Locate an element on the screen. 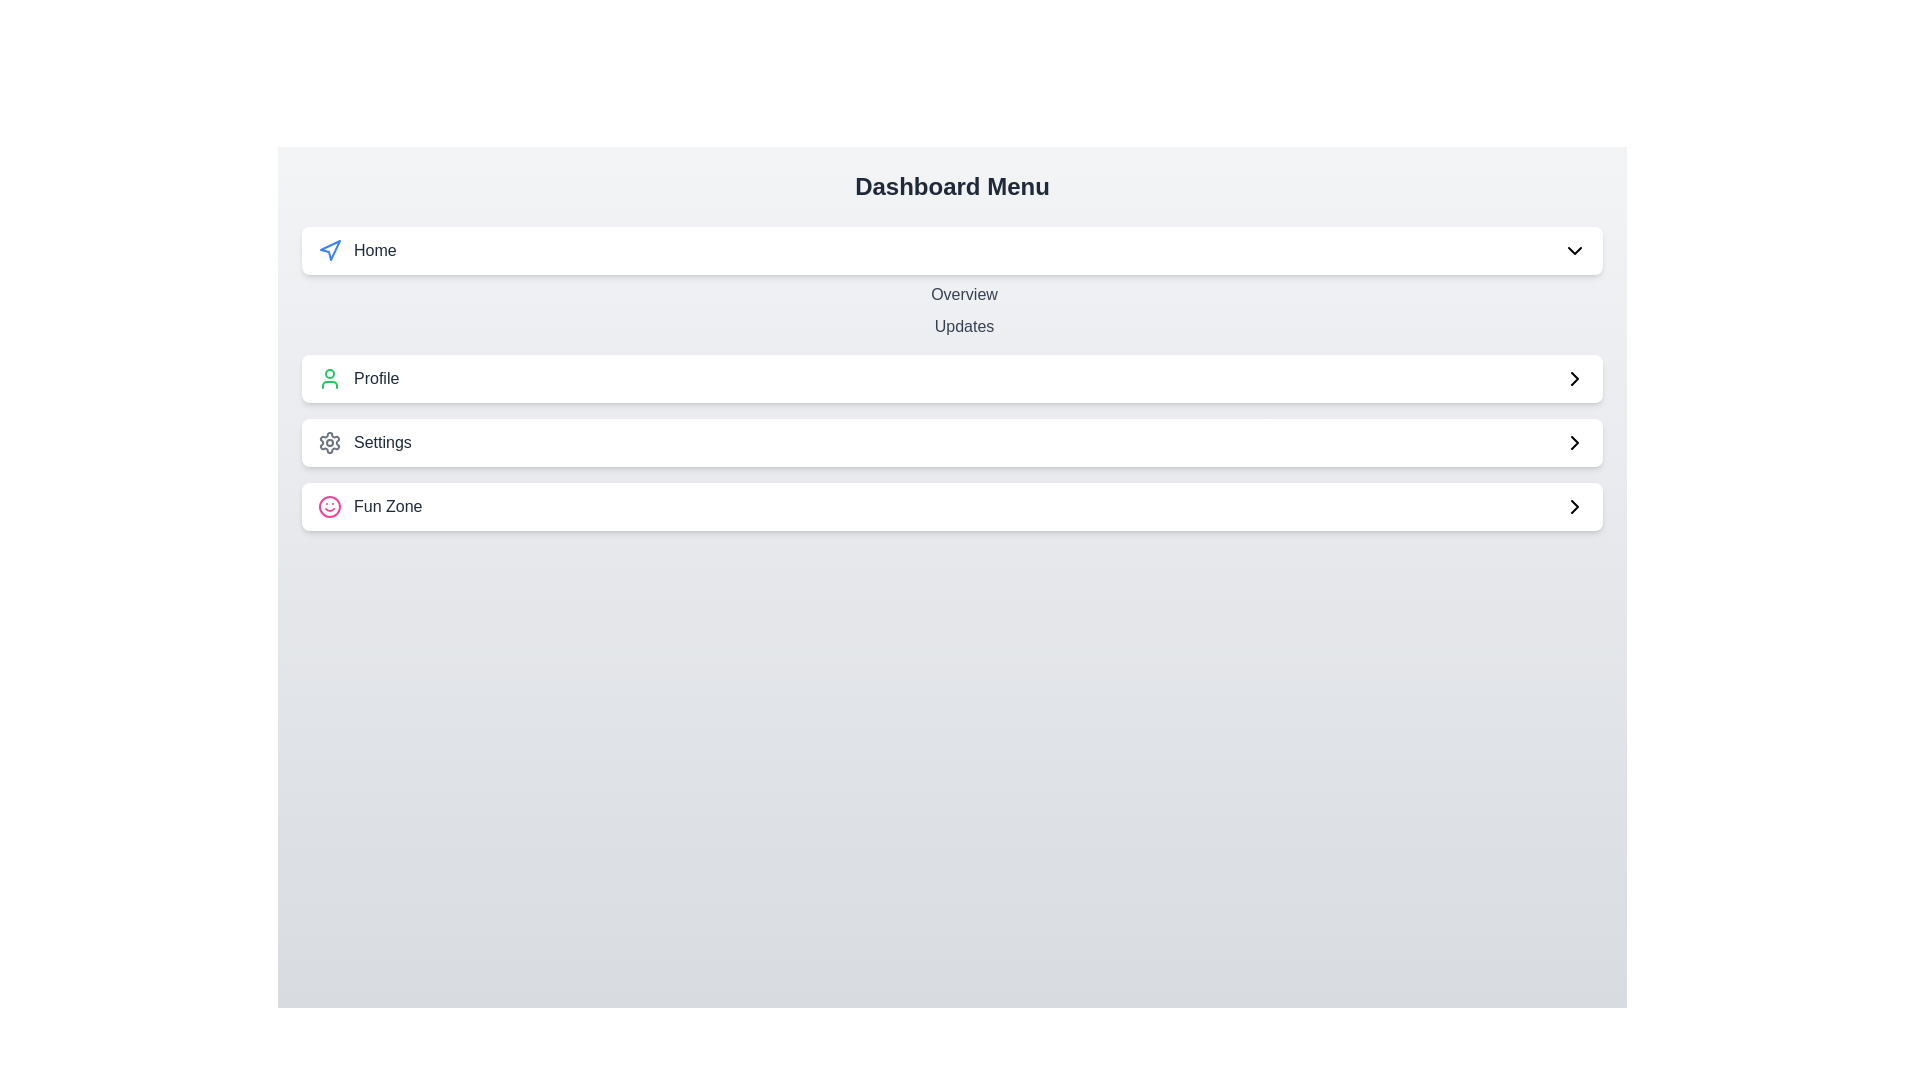 Image resolution: width=1920 pixels, height=1080 pixels. the chevron icon located to the far right of the 'Settings' menu item is located at coordinates (1573, 378).